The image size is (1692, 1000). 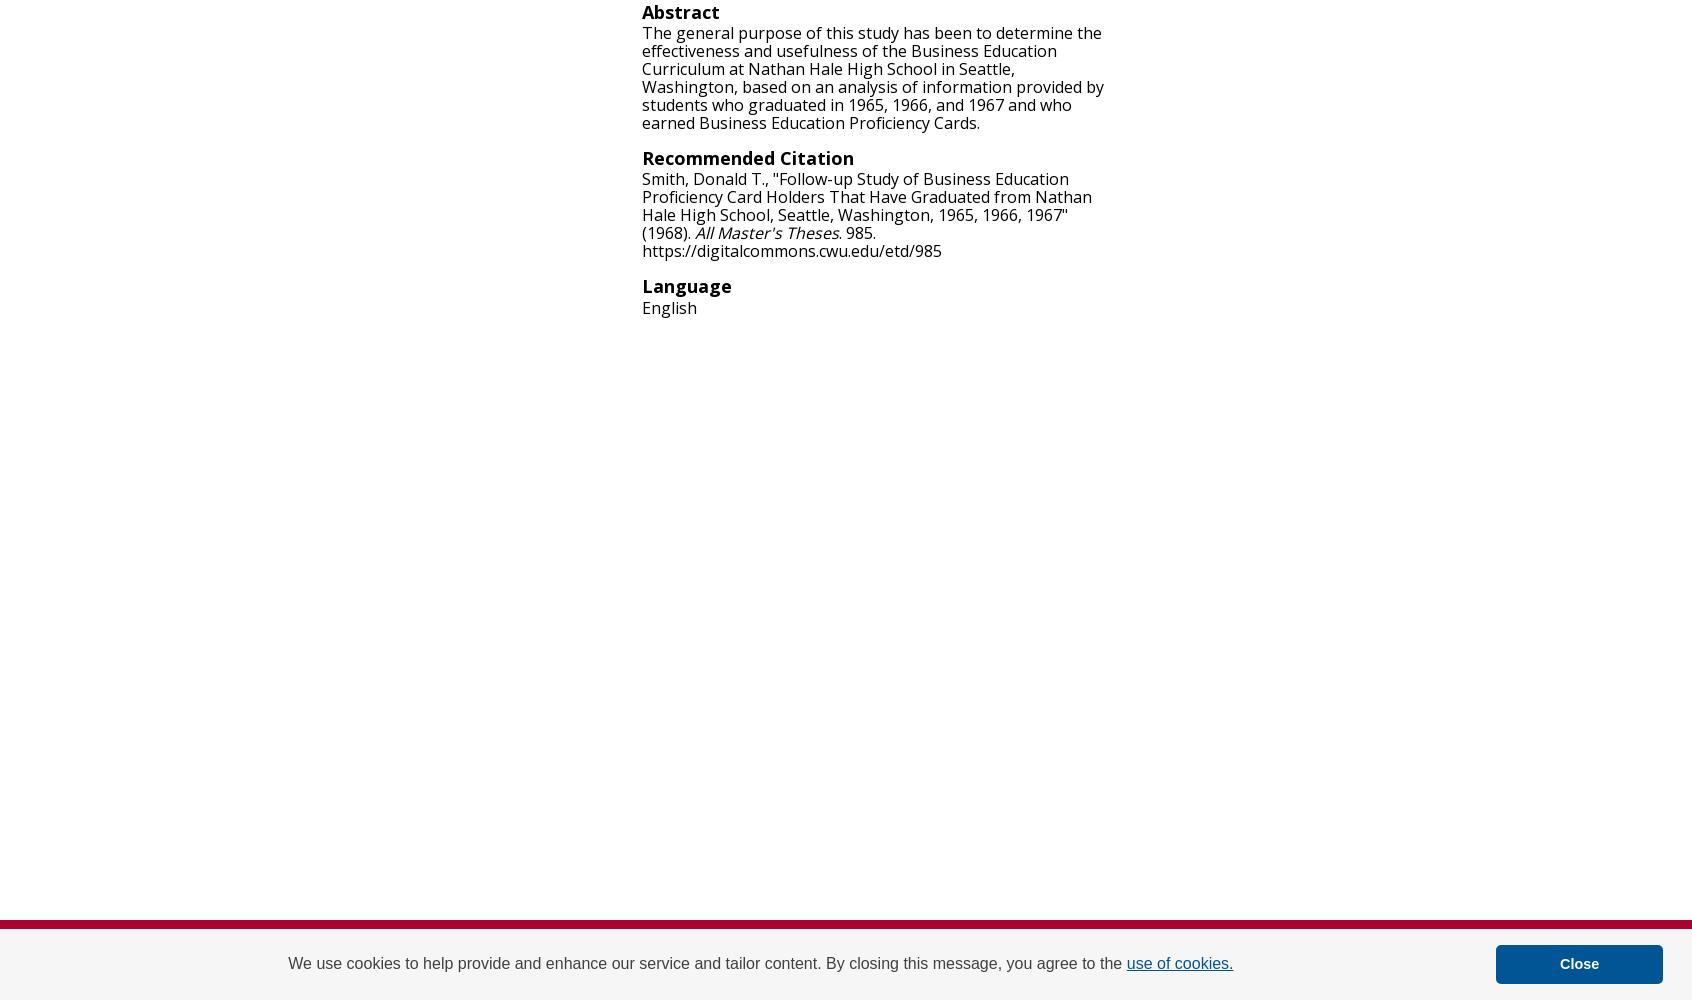 What do you see at coordinates (681, 12) in the screenshot?
I see `'Abstract'` at bounding box center [681, 12].